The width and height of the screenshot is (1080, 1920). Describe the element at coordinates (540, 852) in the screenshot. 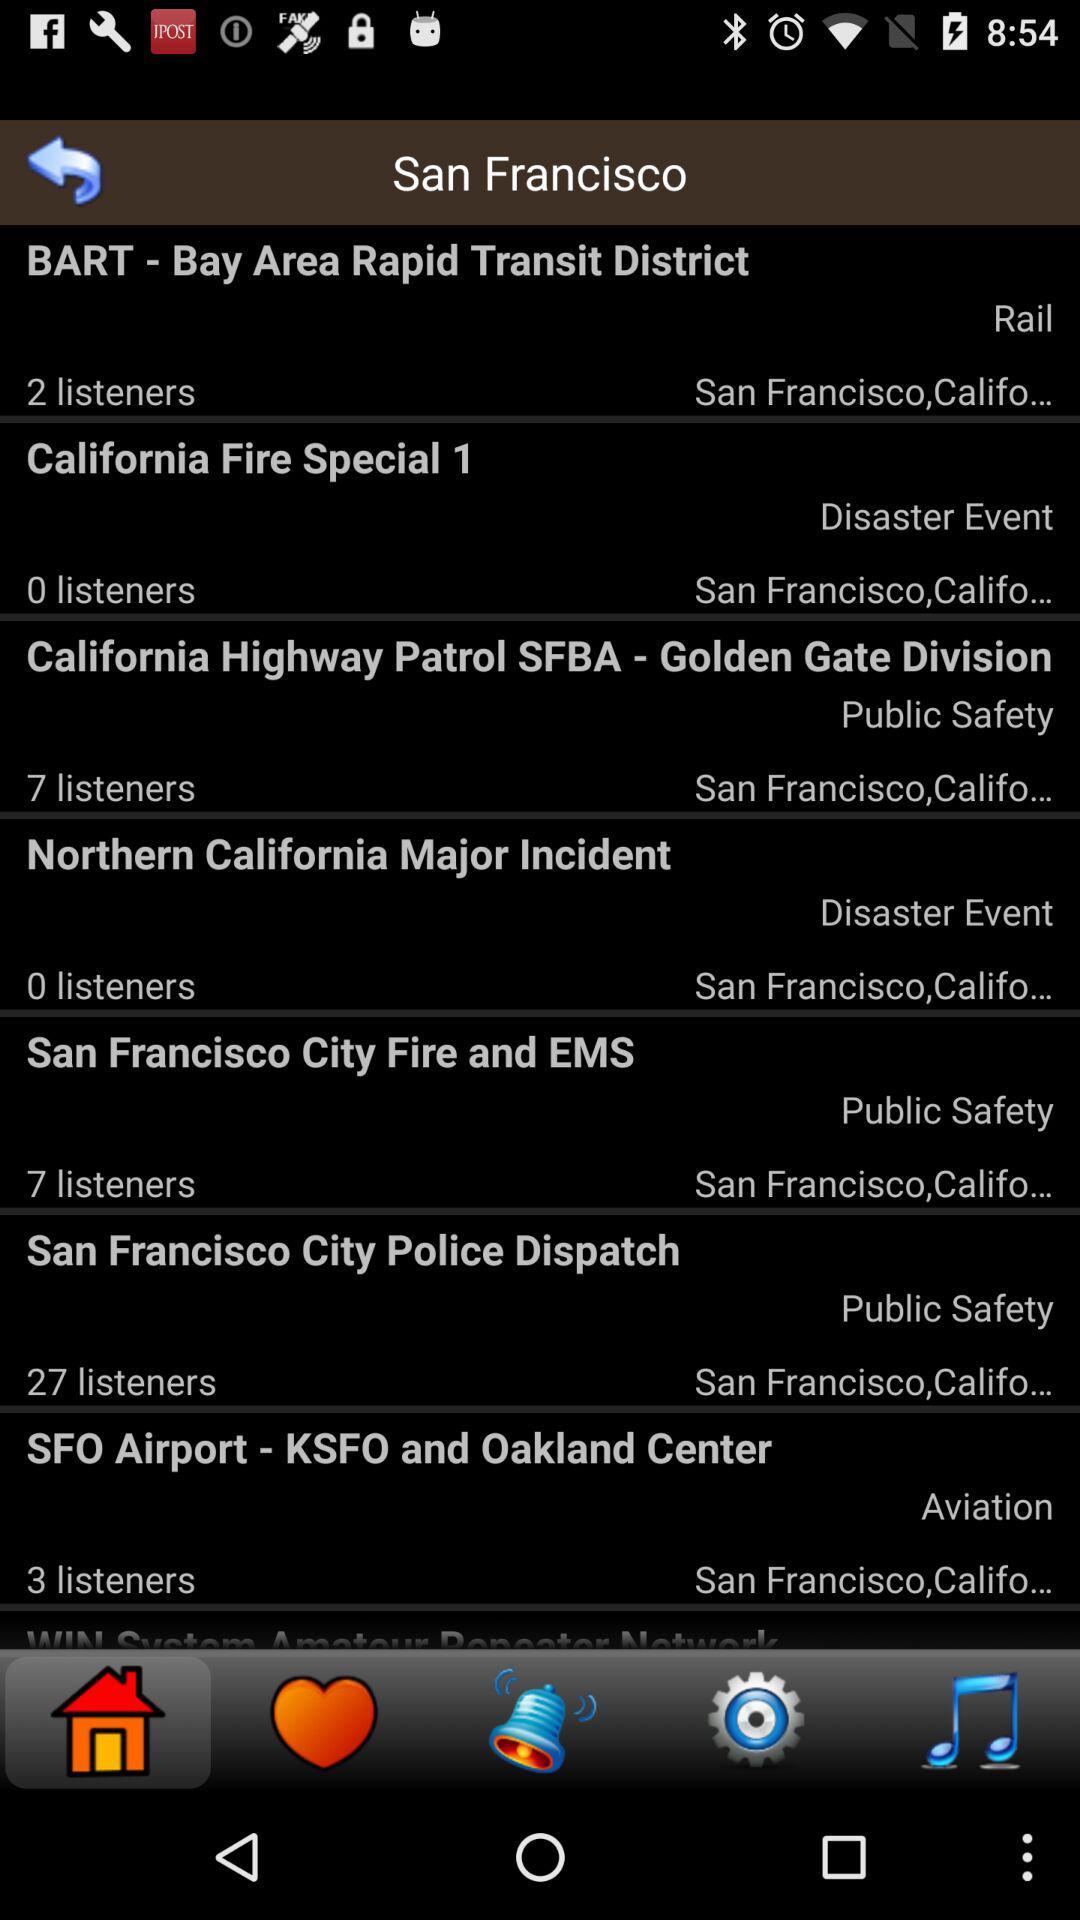

I see `the icon below 7 listeners icon` at that location.